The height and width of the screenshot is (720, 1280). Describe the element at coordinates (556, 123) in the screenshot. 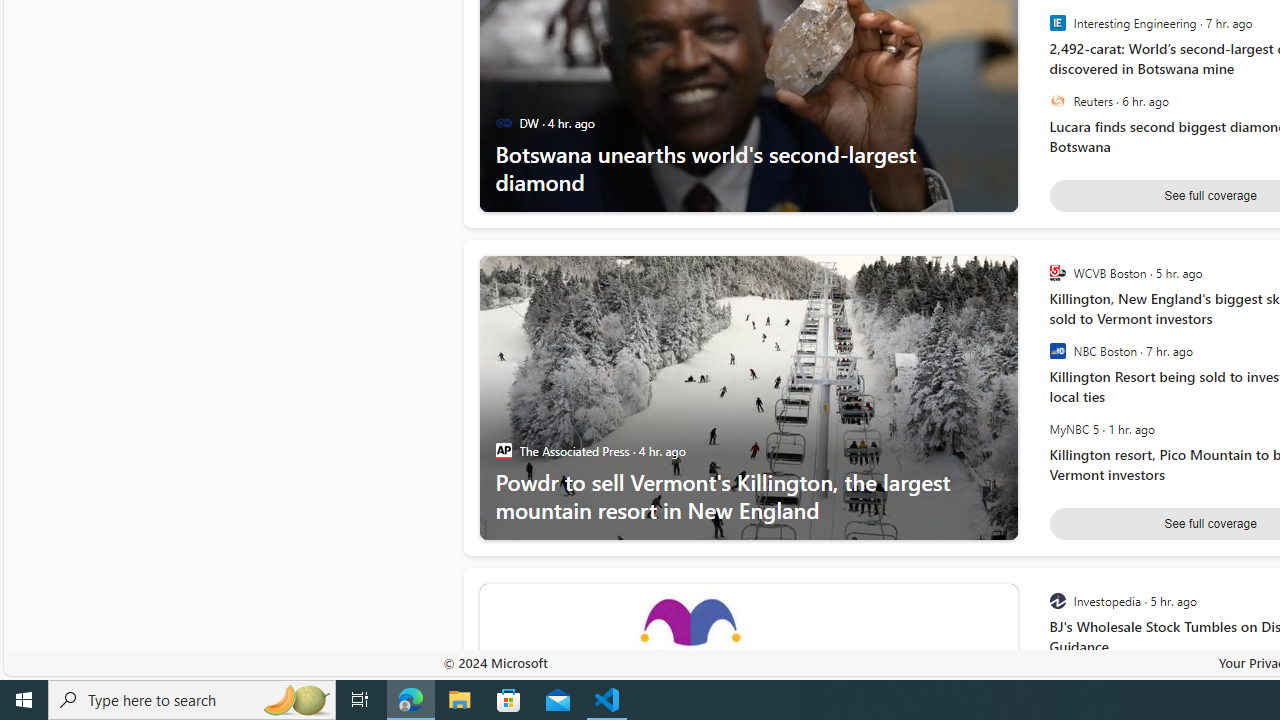

I see `'DW 4 hr. ago'` at that location.